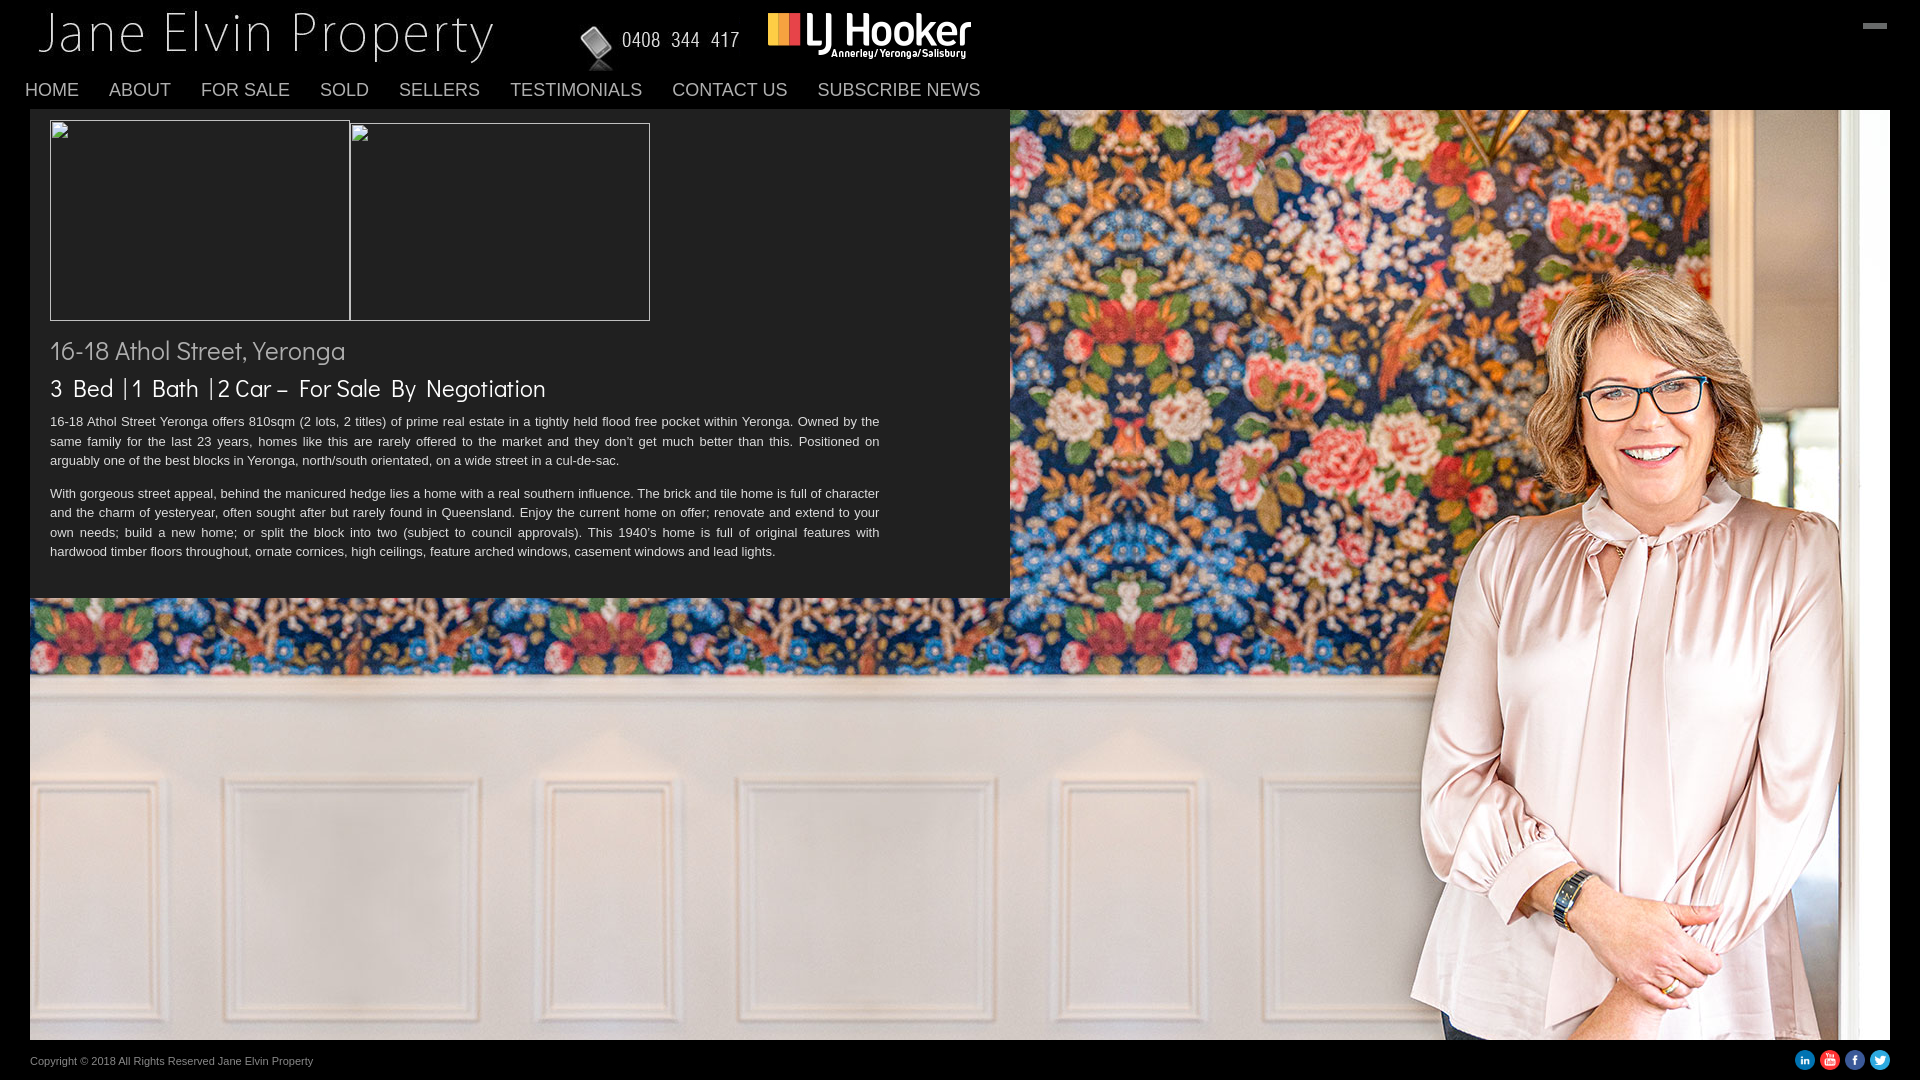  I want to click on 'CONTACT US', so click(743, 88).